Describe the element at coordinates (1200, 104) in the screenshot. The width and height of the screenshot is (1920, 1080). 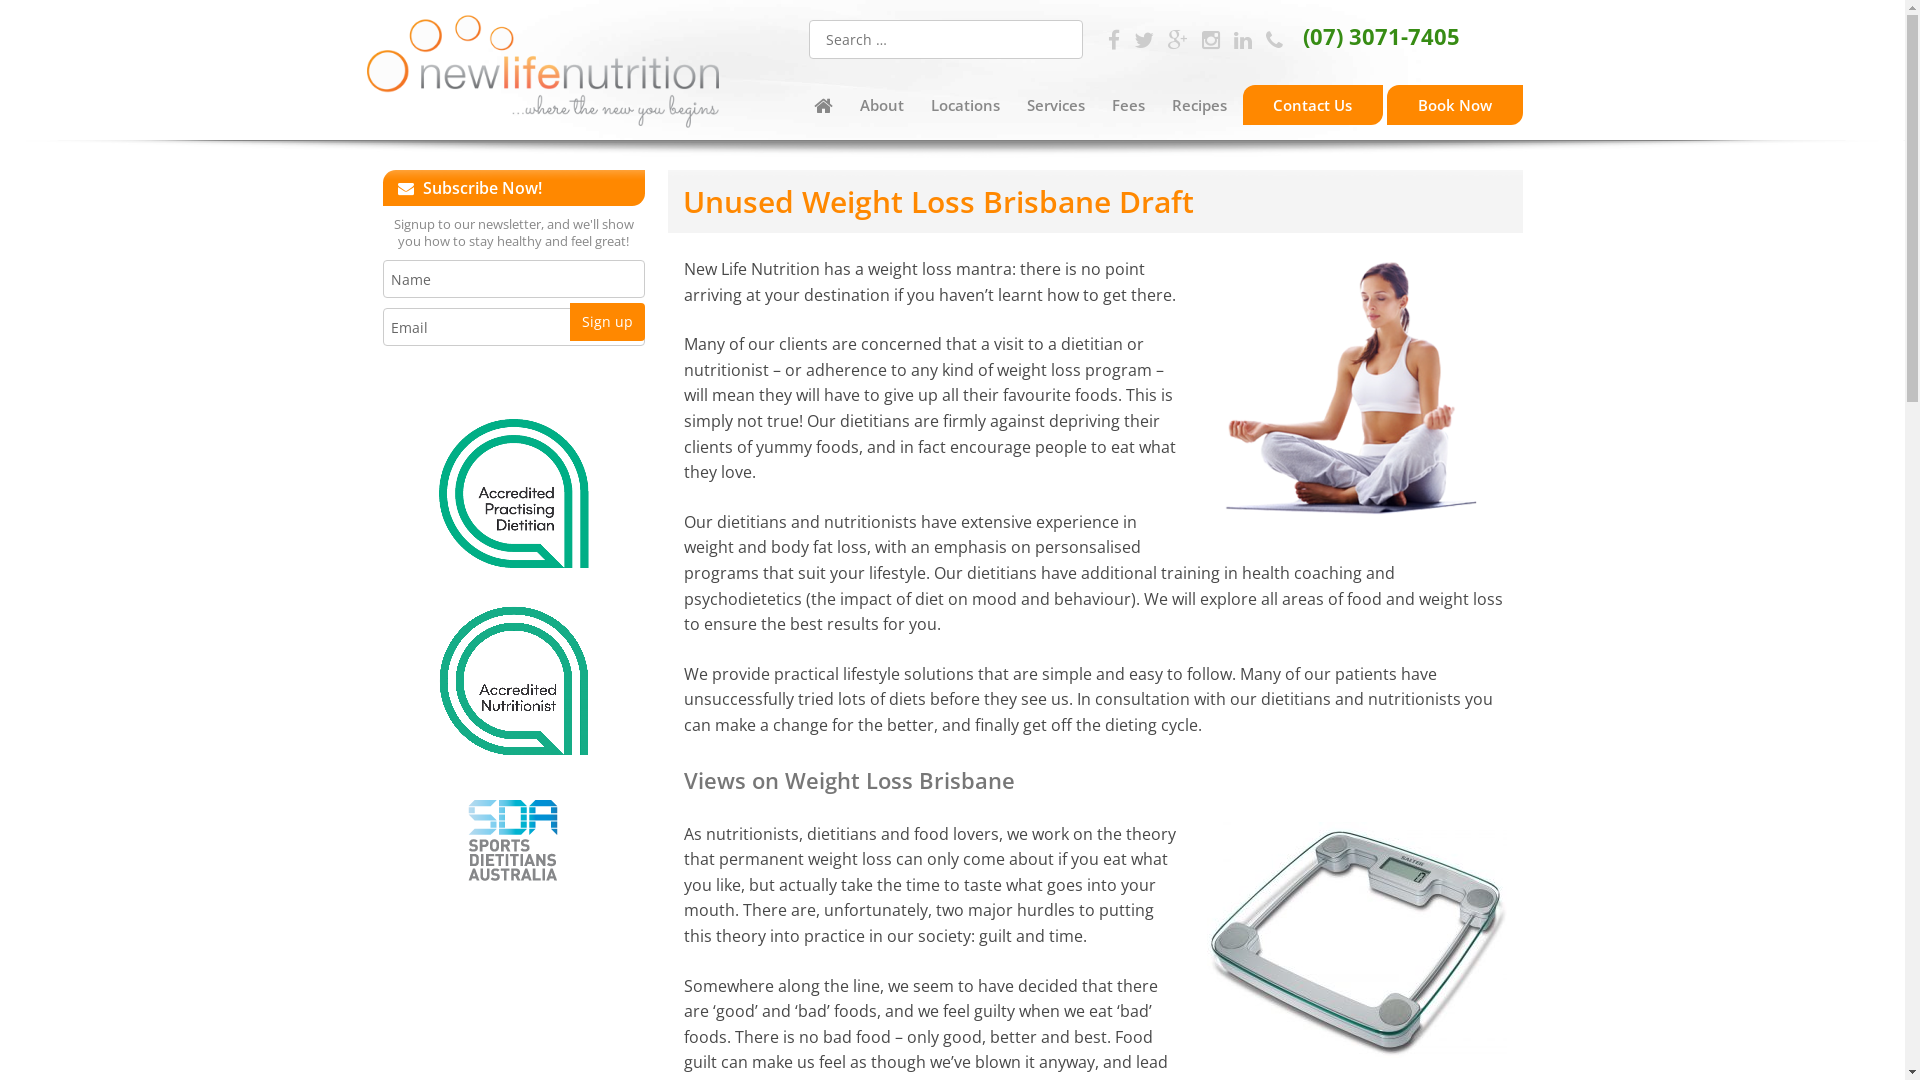
I see `'Recipes'` at that location.